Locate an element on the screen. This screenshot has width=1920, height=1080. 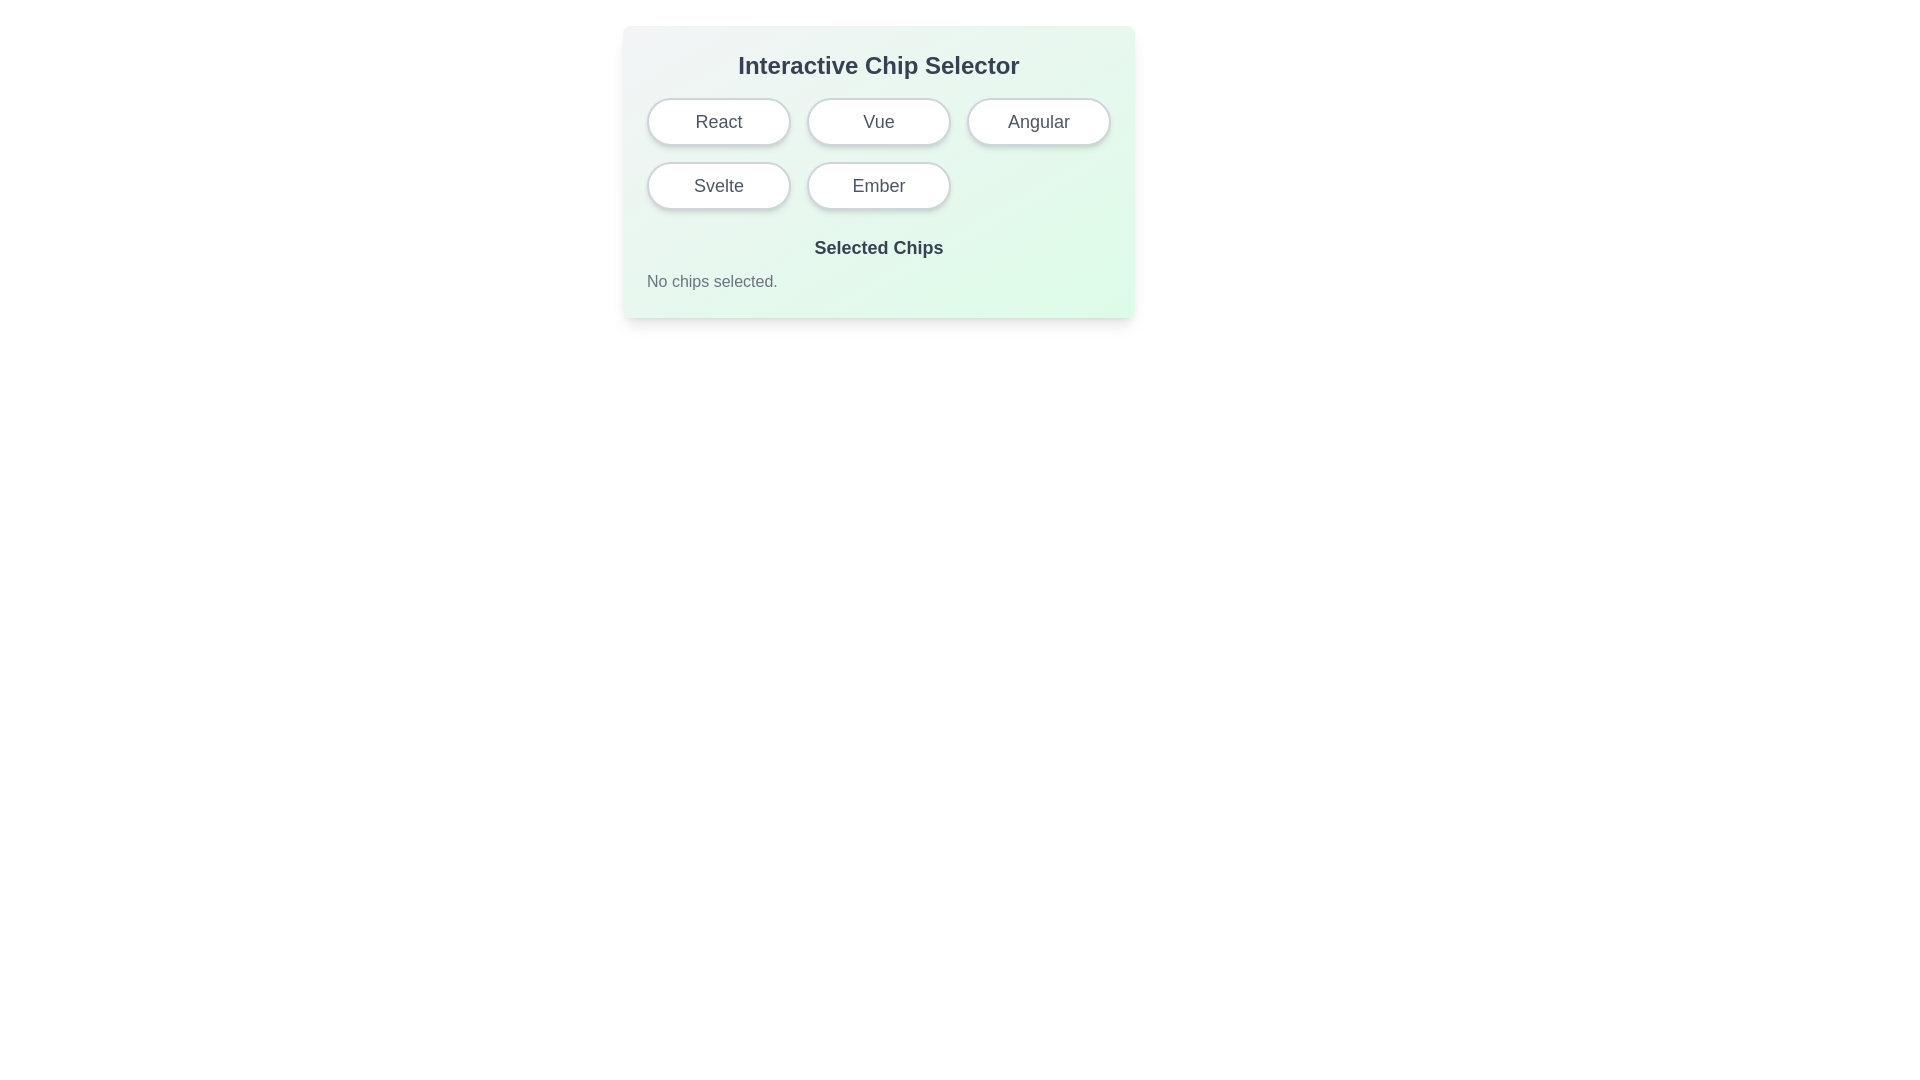
the first button labeled 'React' in the top-left corner of the grid layout is located at coordinates (719, 122).